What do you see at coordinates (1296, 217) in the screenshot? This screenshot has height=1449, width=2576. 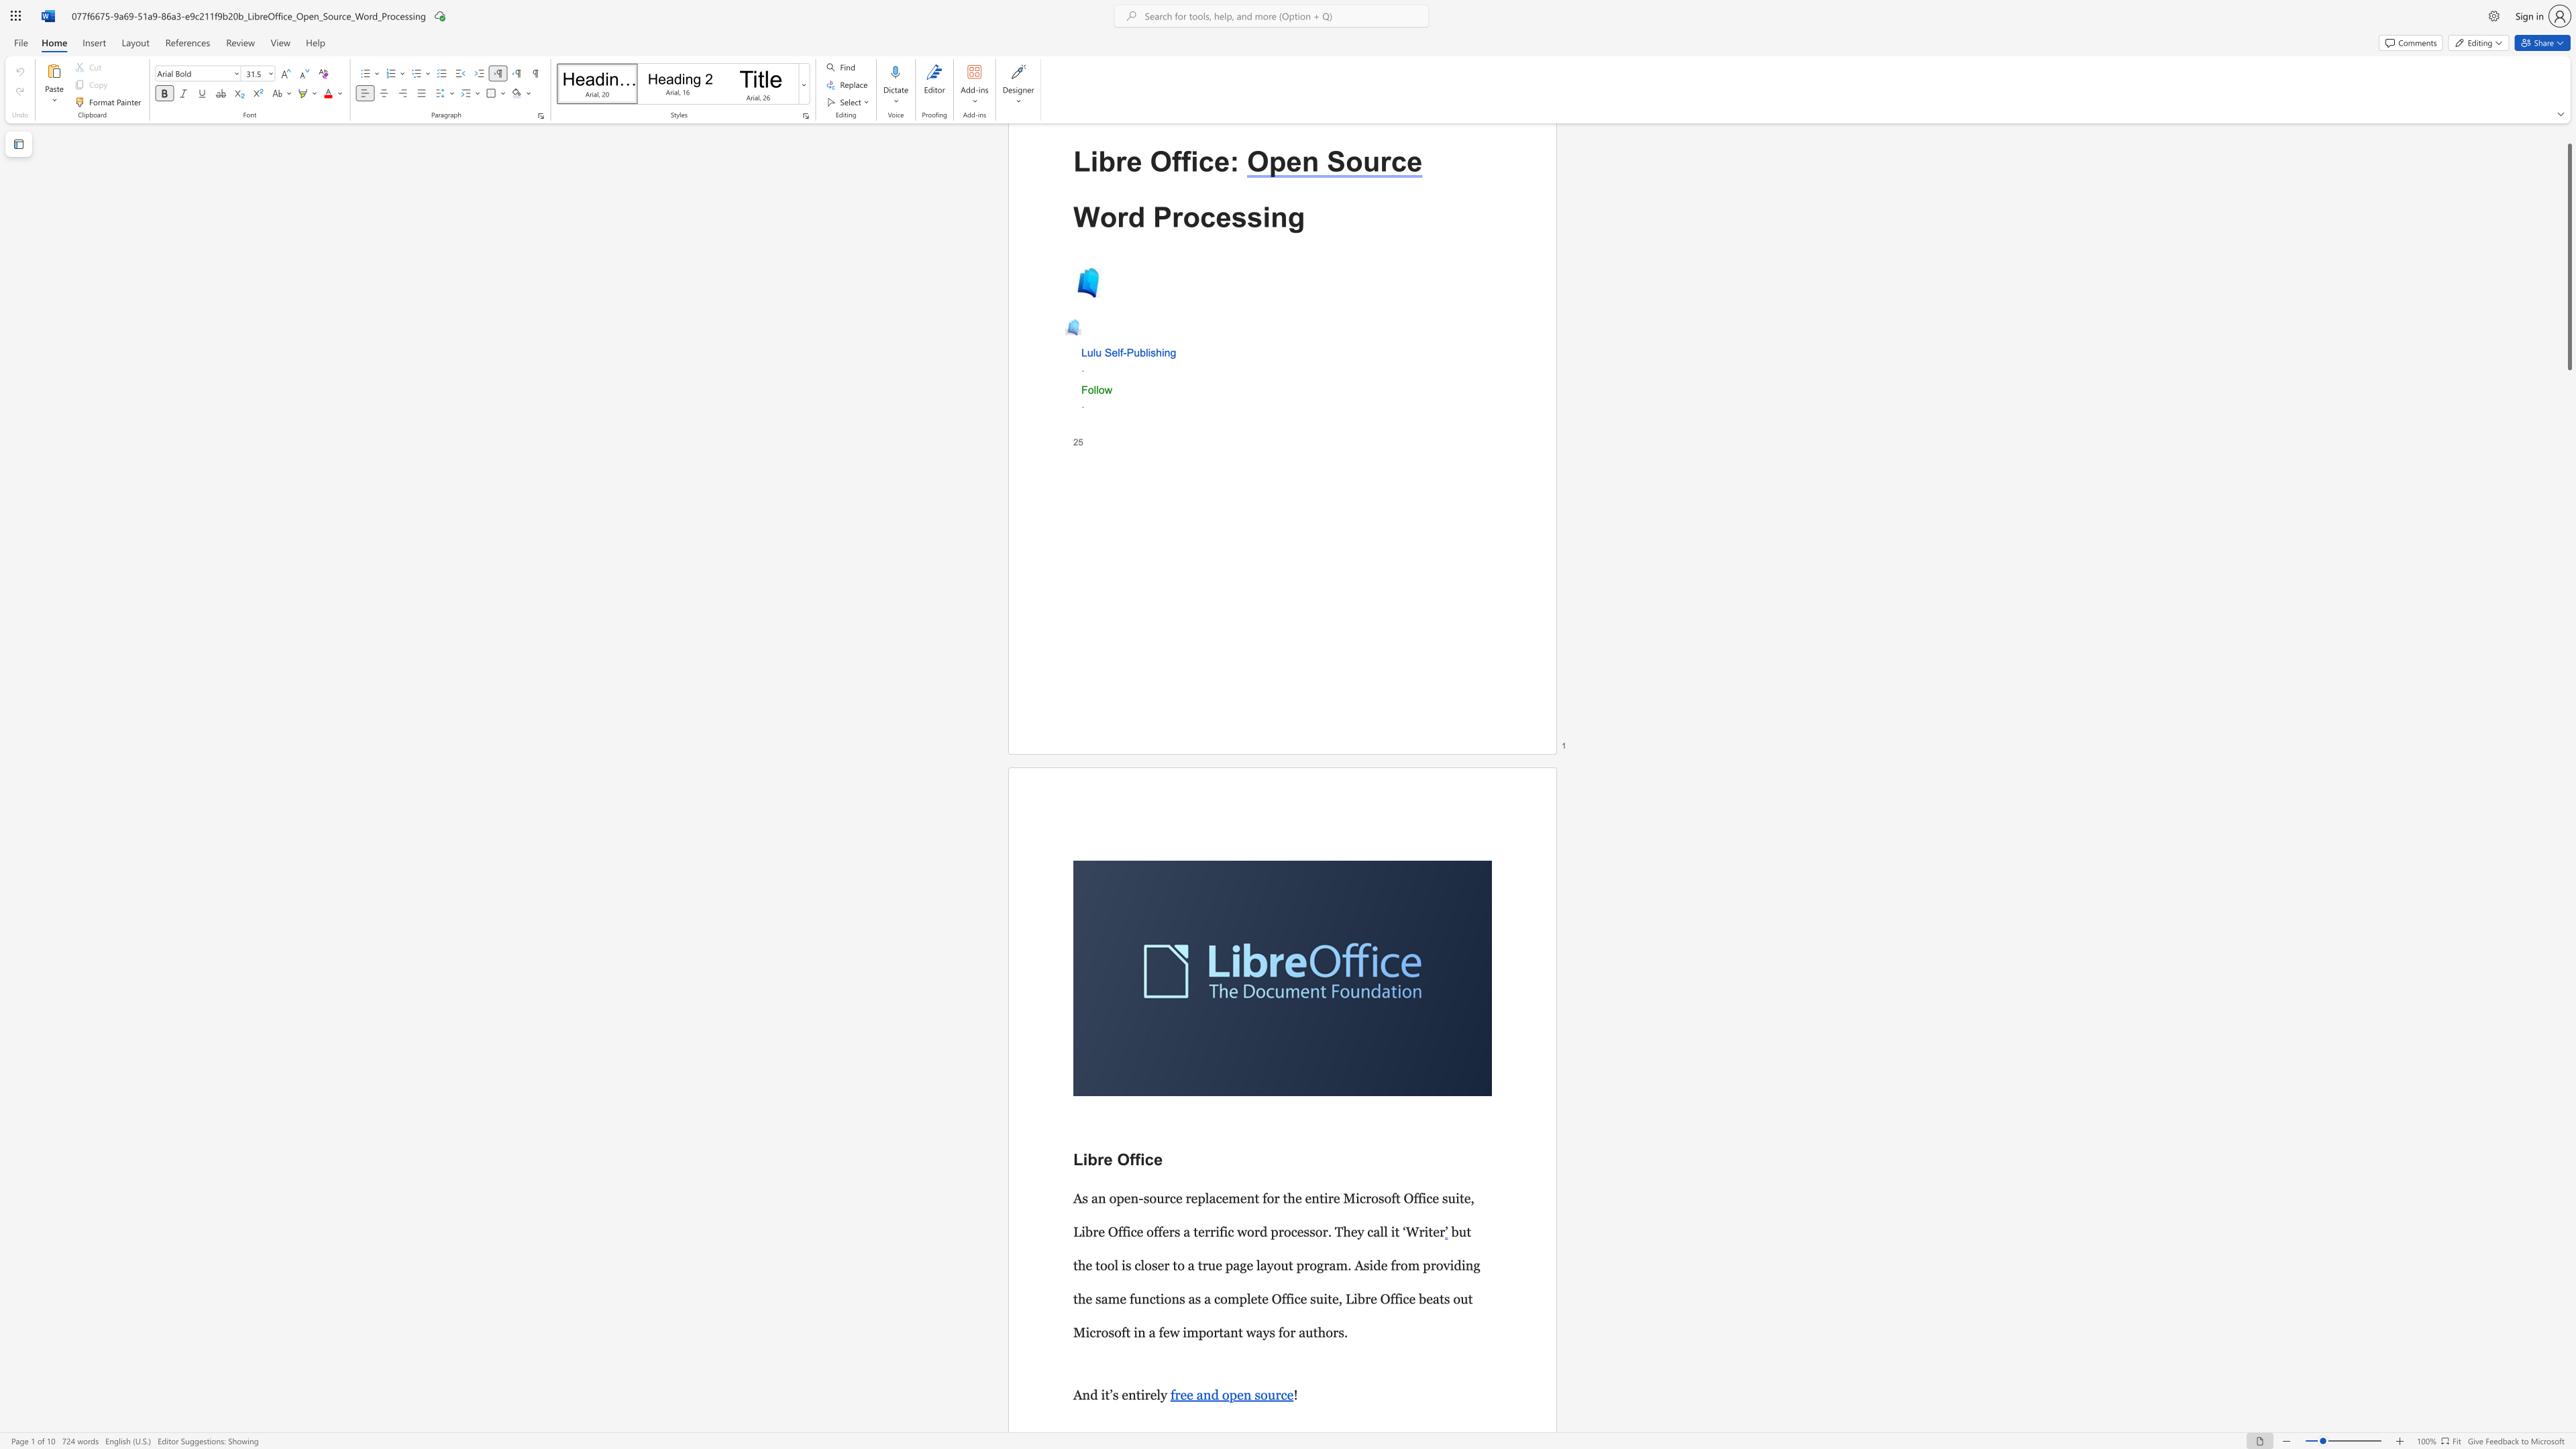 I see `the 1th character "g" in the text` at bounding box center [1296, 217].